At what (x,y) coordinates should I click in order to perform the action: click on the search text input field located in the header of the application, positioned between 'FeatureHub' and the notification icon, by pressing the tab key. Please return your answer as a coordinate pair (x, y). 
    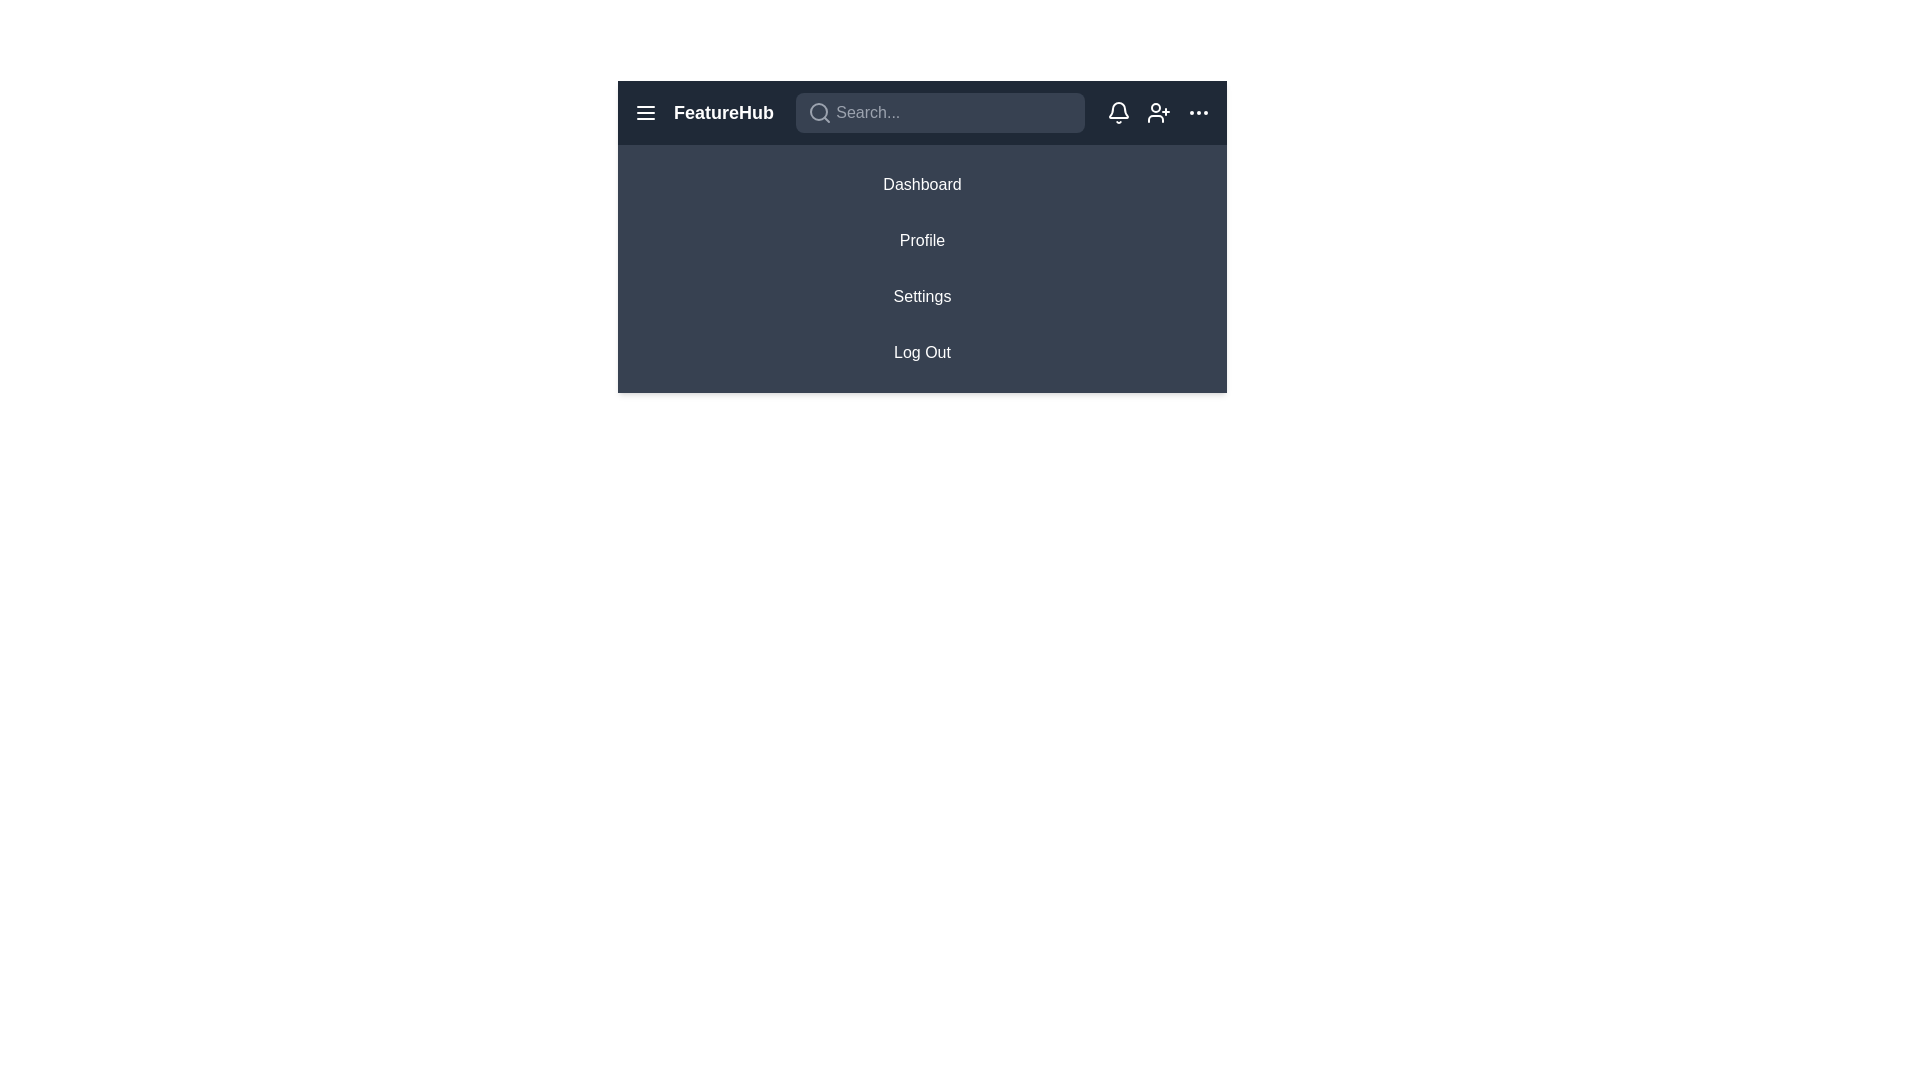
    Looking at the image, I should click on (939, 112).